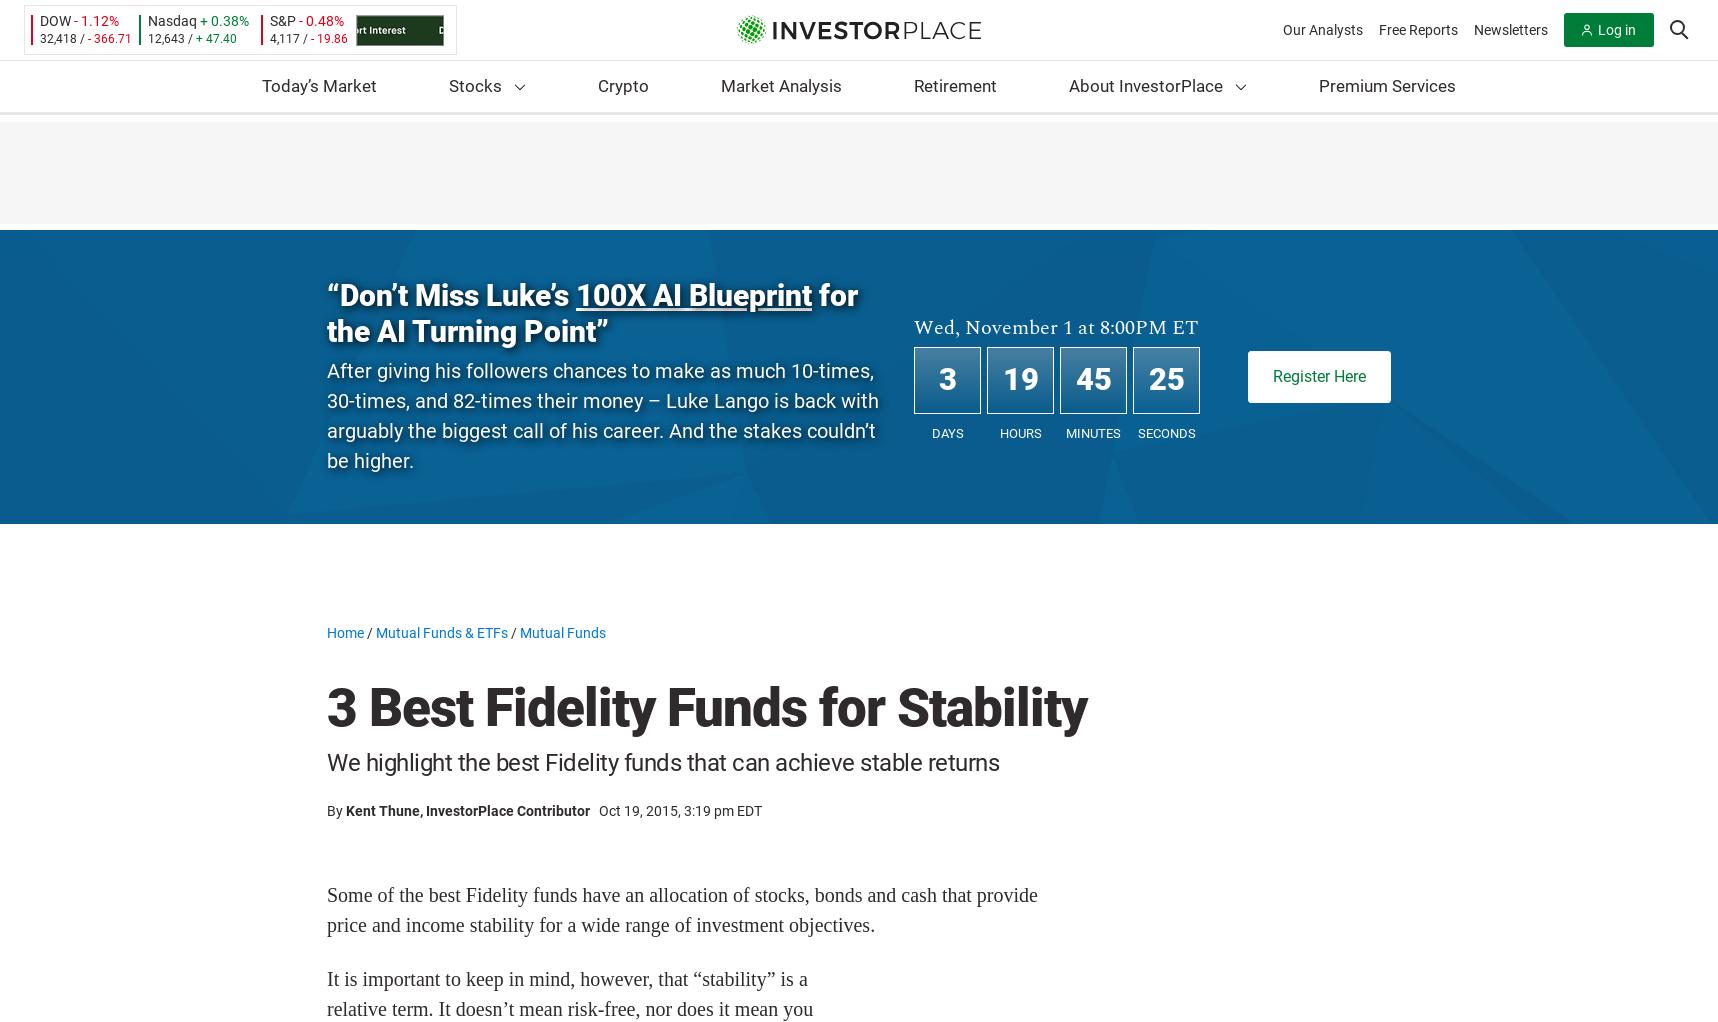 This screenshot has height=1022, width=1718. What do you see at coordinates (1319, 375) in the screenshot?
I see `'Register Here'` at bounding box center [1319, 375].